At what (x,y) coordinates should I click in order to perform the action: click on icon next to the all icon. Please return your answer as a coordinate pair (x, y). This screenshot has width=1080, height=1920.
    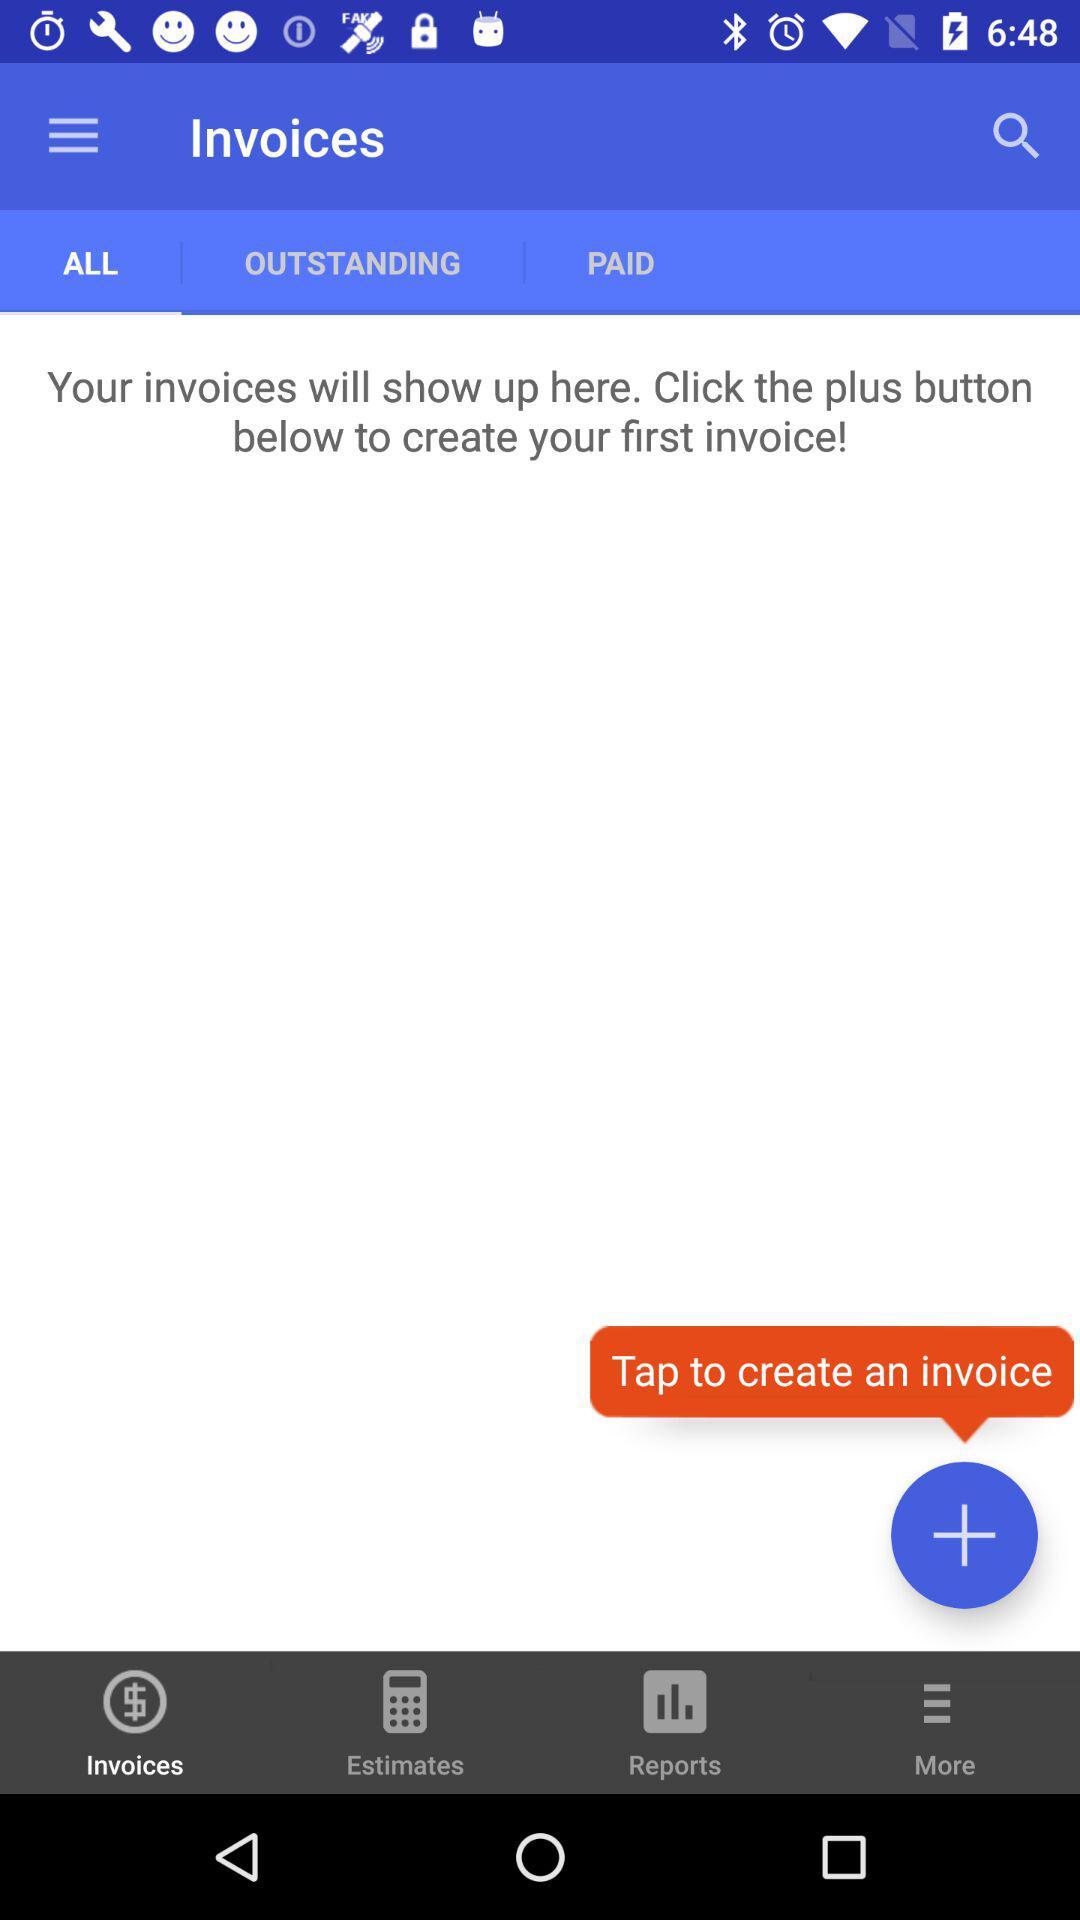
    Looking at the image, I should click on (351, 261).